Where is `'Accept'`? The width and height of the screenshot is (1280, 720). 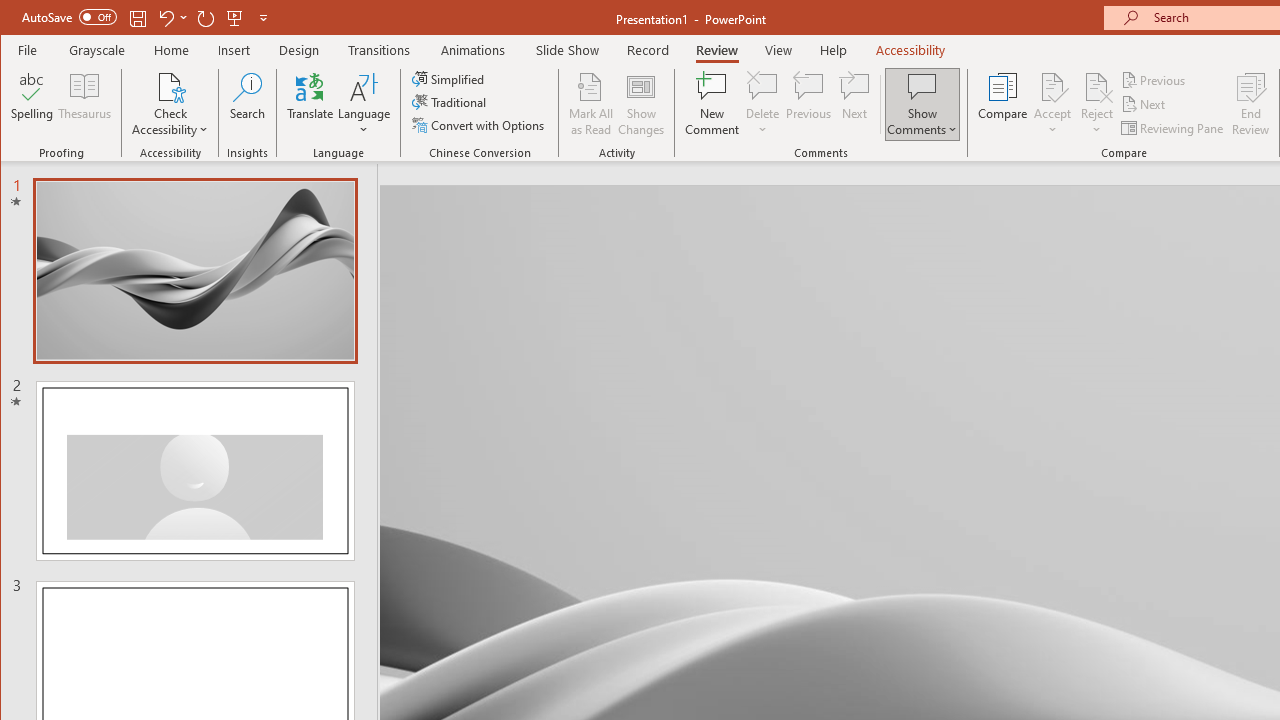 'Accept' is located at coordinates (1051, 104).